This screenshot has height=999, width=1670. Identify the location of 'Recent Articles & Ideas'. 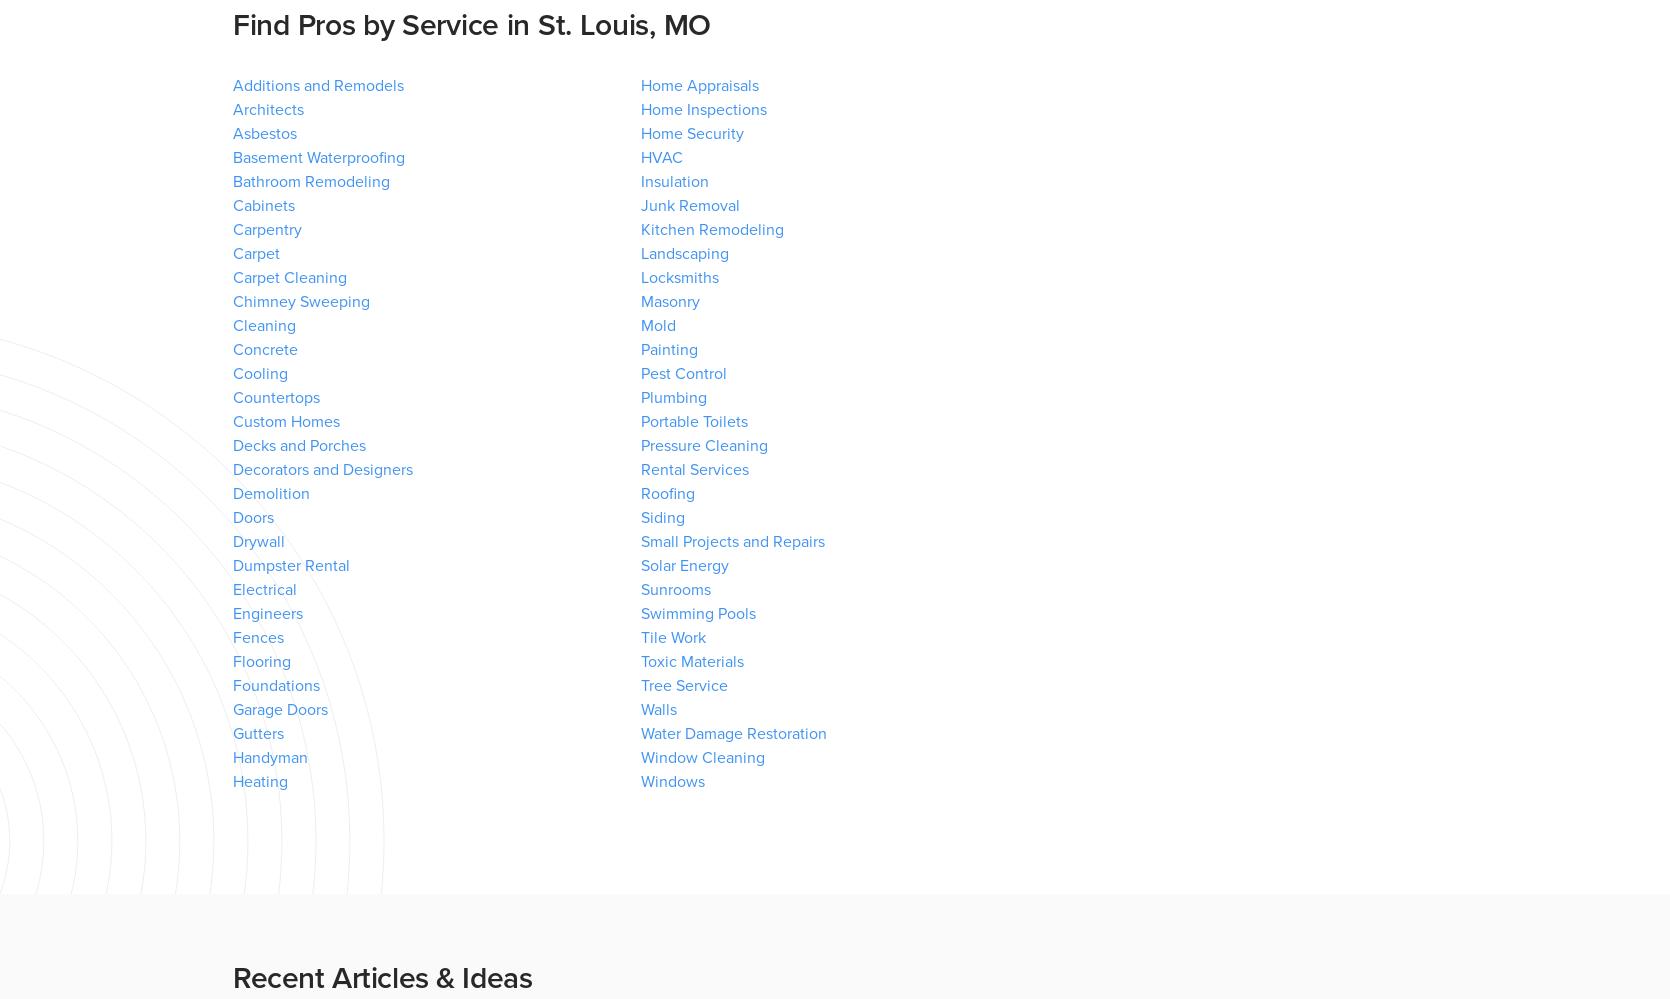
(382, 977).